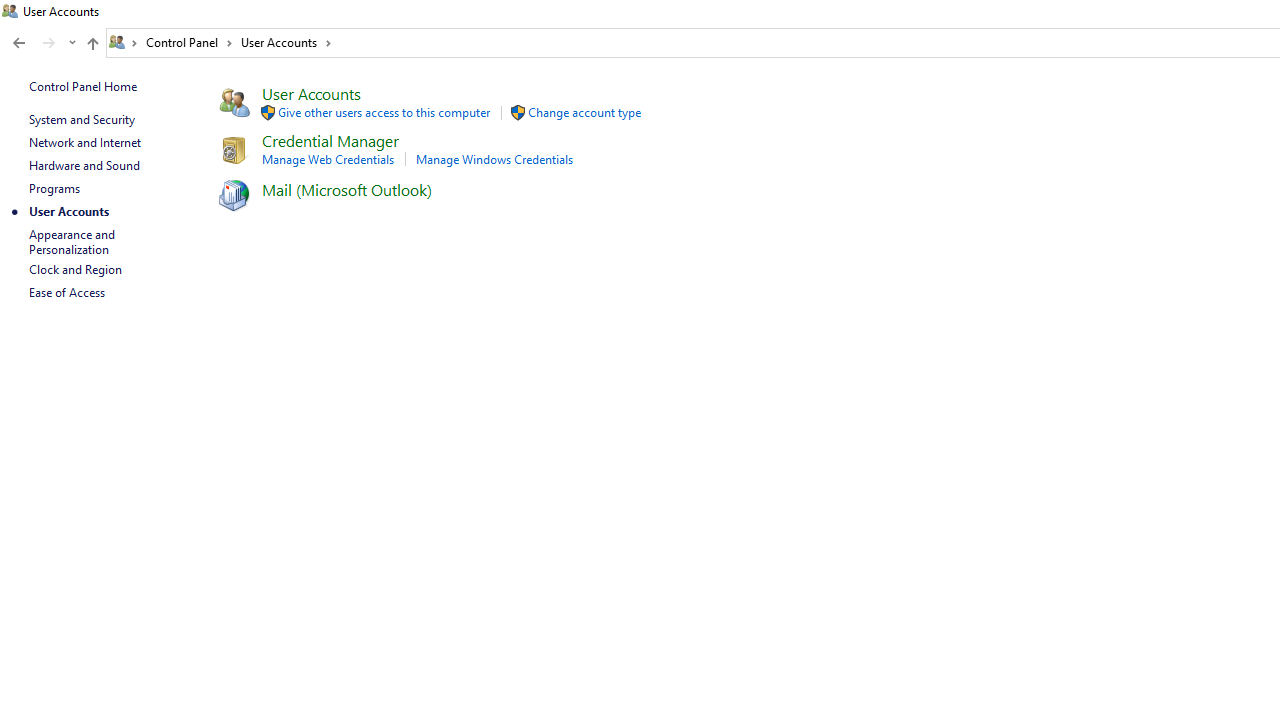 The image size is (1280, 720). I want to click on 'All locations', so click(123, 42).